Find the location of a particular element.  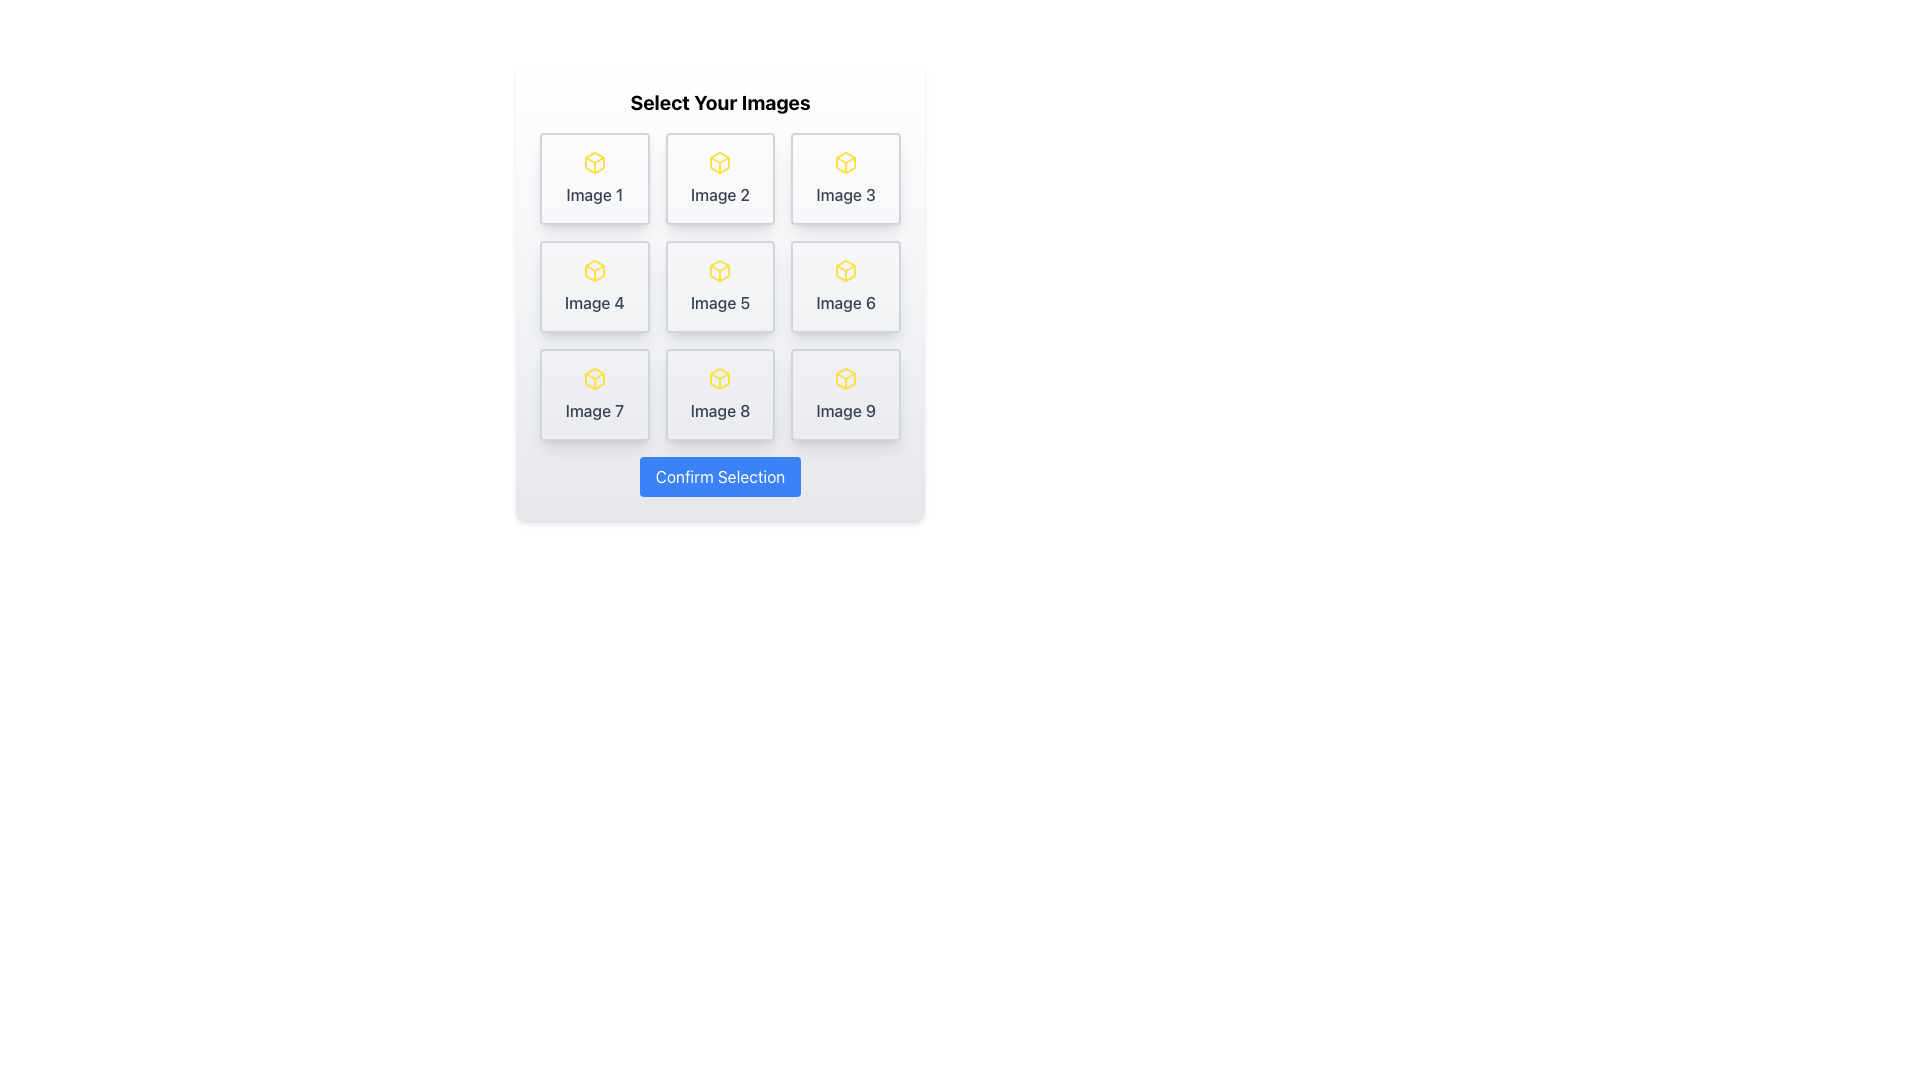

the yellow cube icon in the top row of the grid is located at coordinates (593, 161).